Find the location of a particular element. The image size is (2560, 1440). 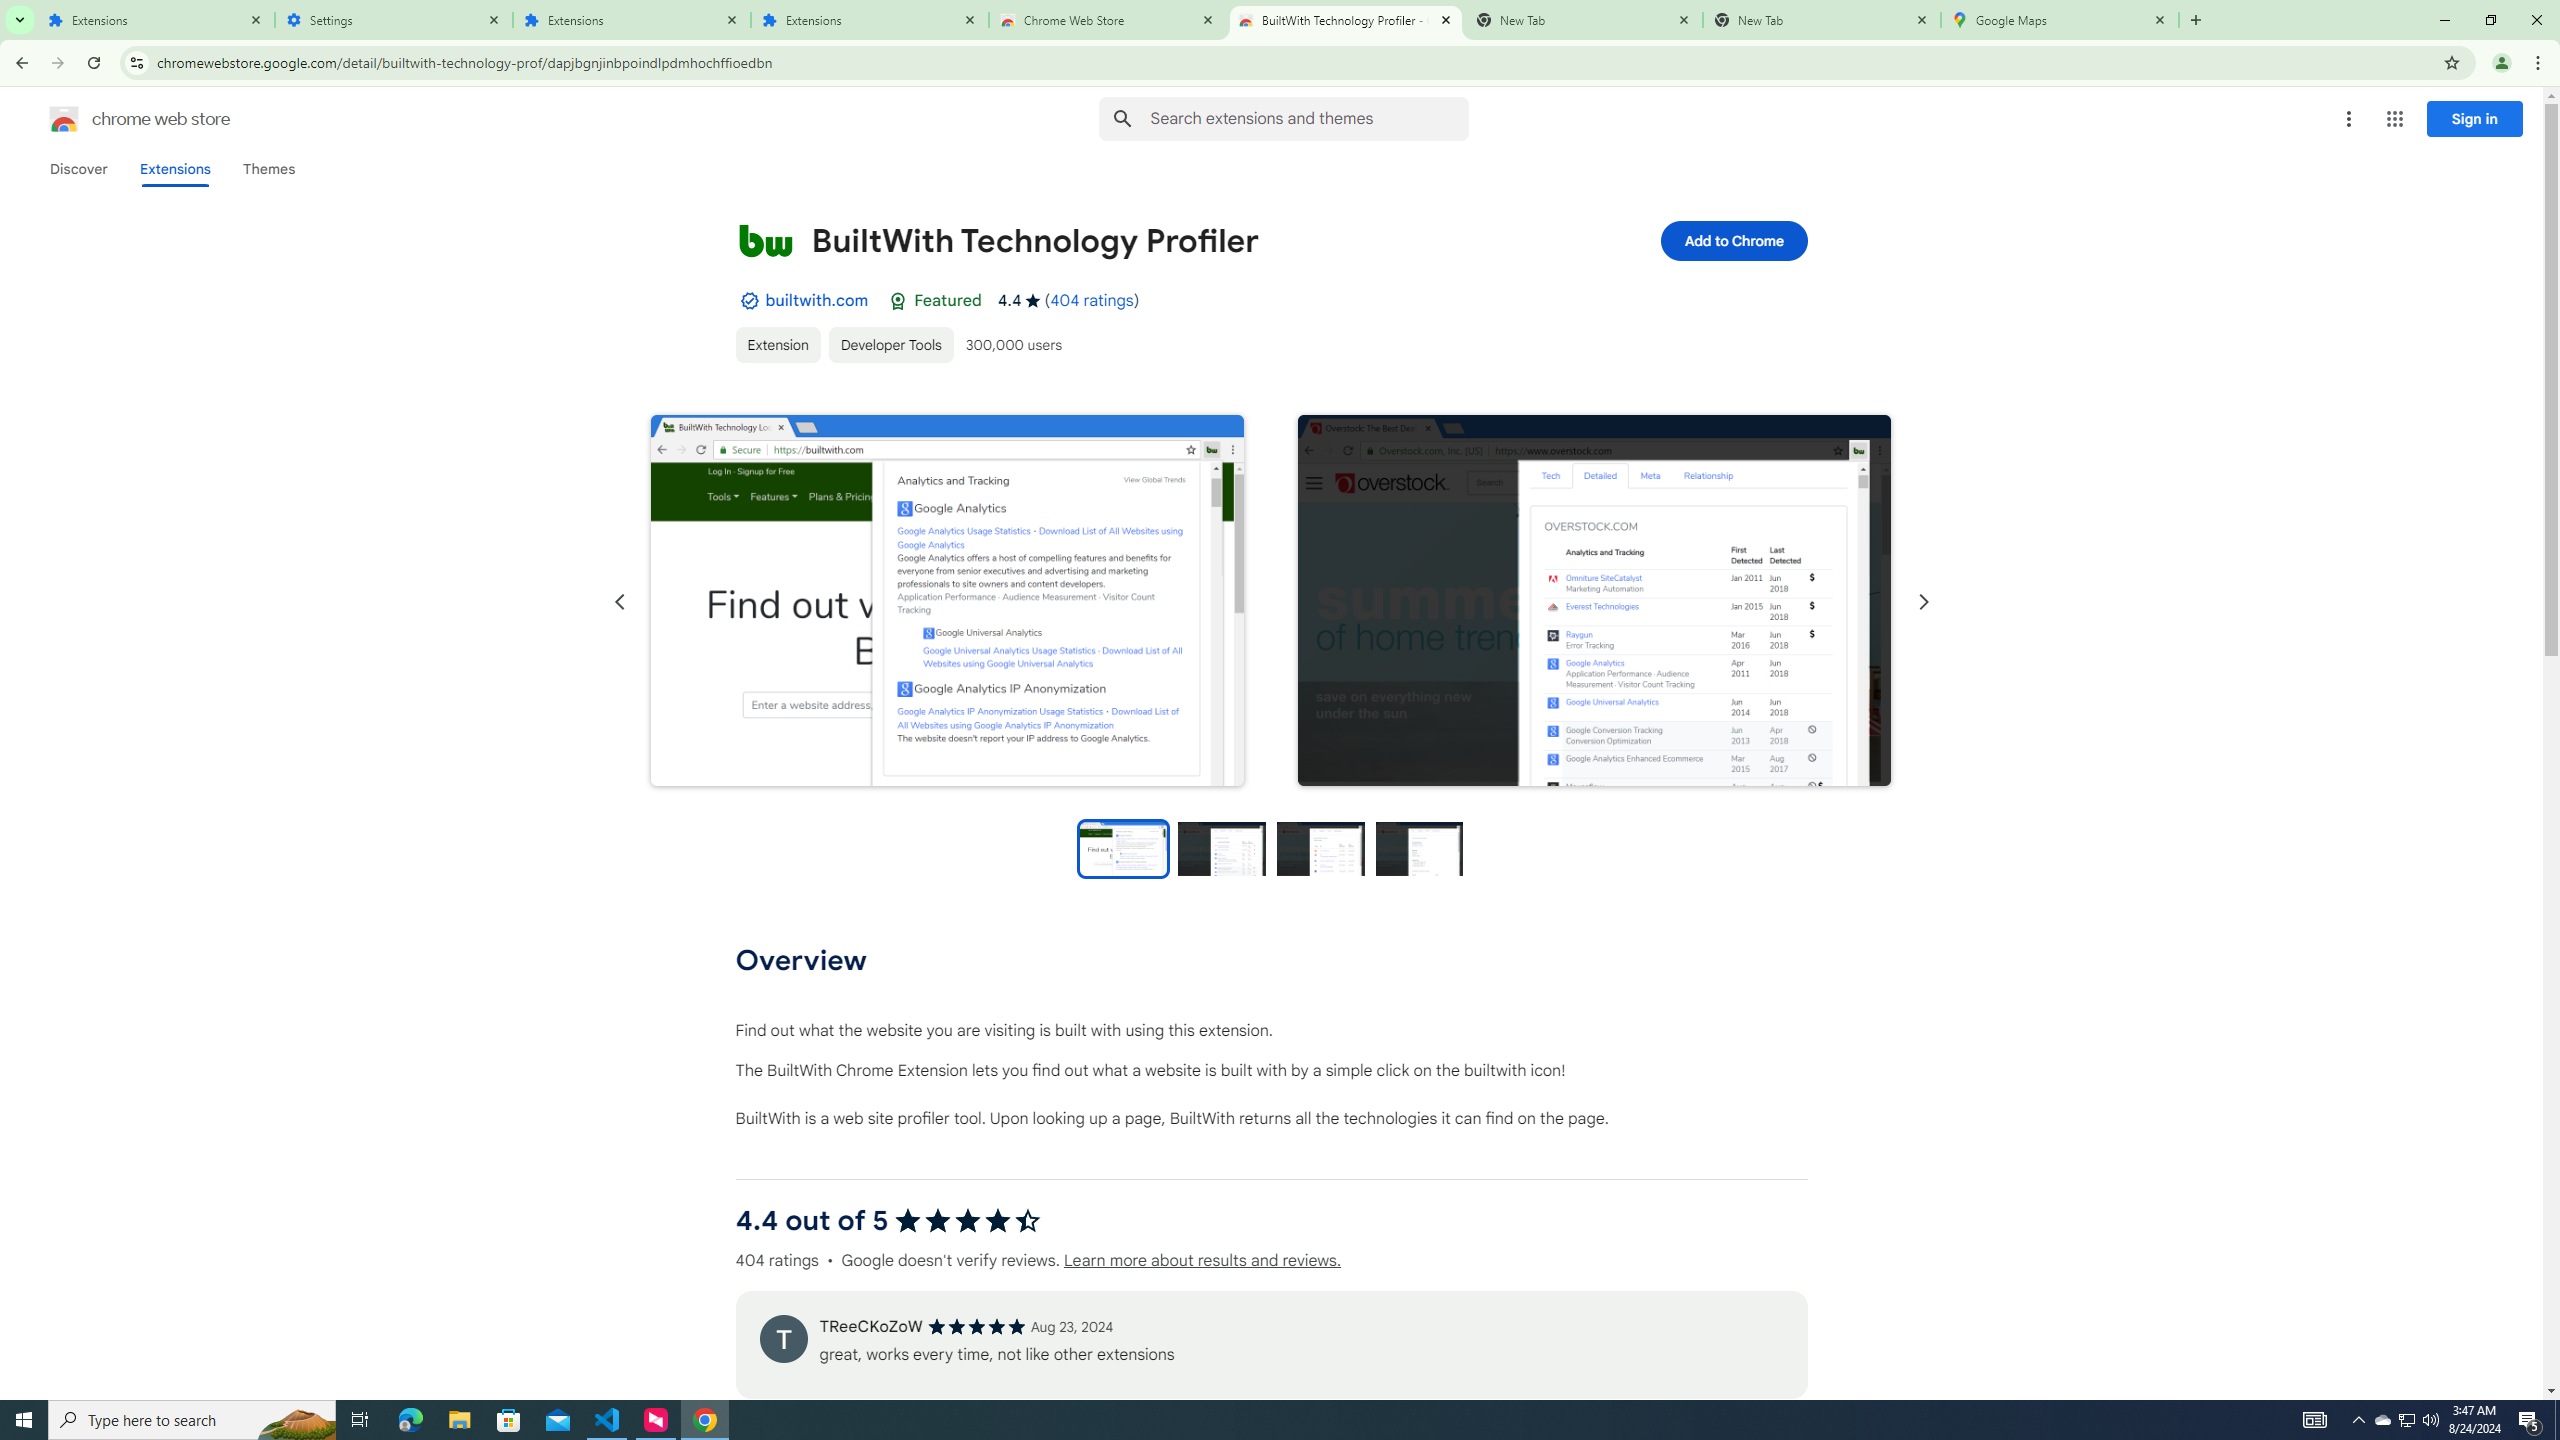

'Extension' is located at coordinates (778, 344).